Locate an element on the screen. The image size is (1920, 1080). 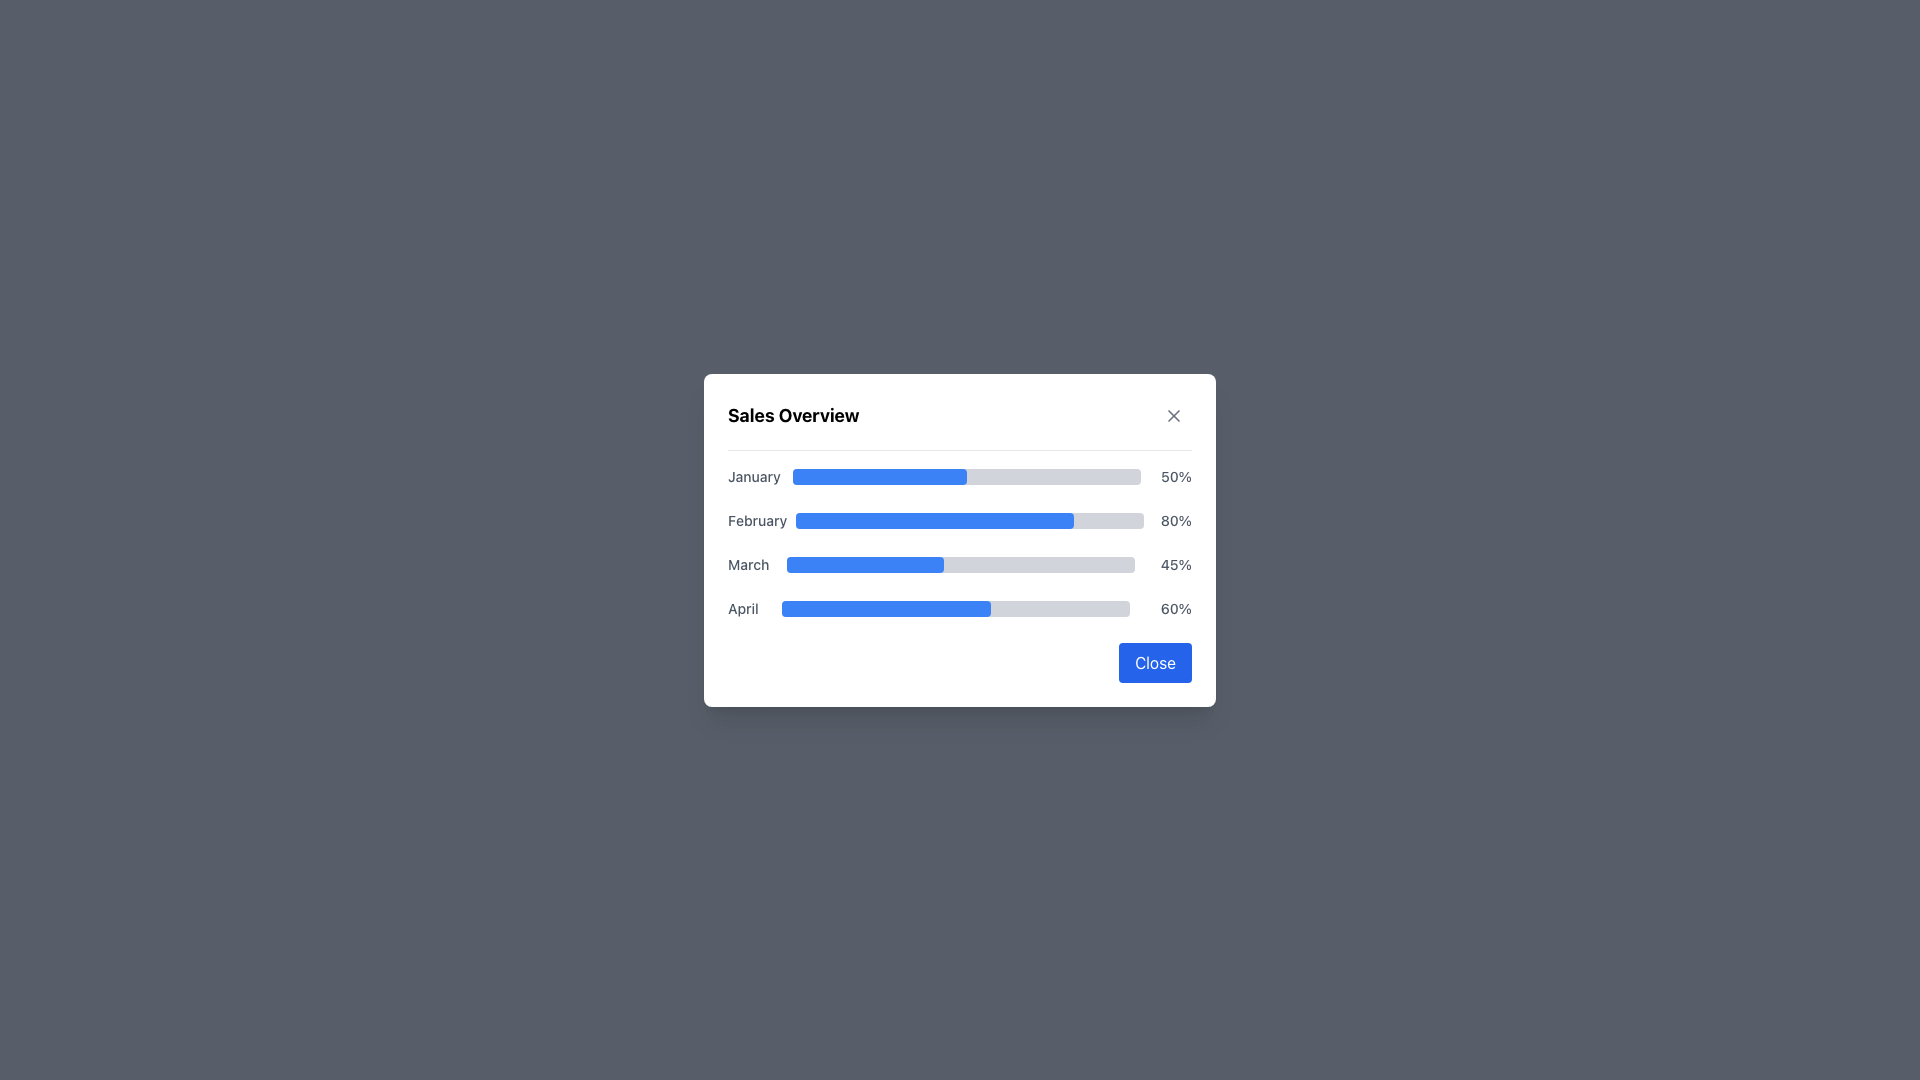
the composite element representing the progress for February, which shows 80% completion in the Sales Overview dialog is located at coordinates (960, 519).